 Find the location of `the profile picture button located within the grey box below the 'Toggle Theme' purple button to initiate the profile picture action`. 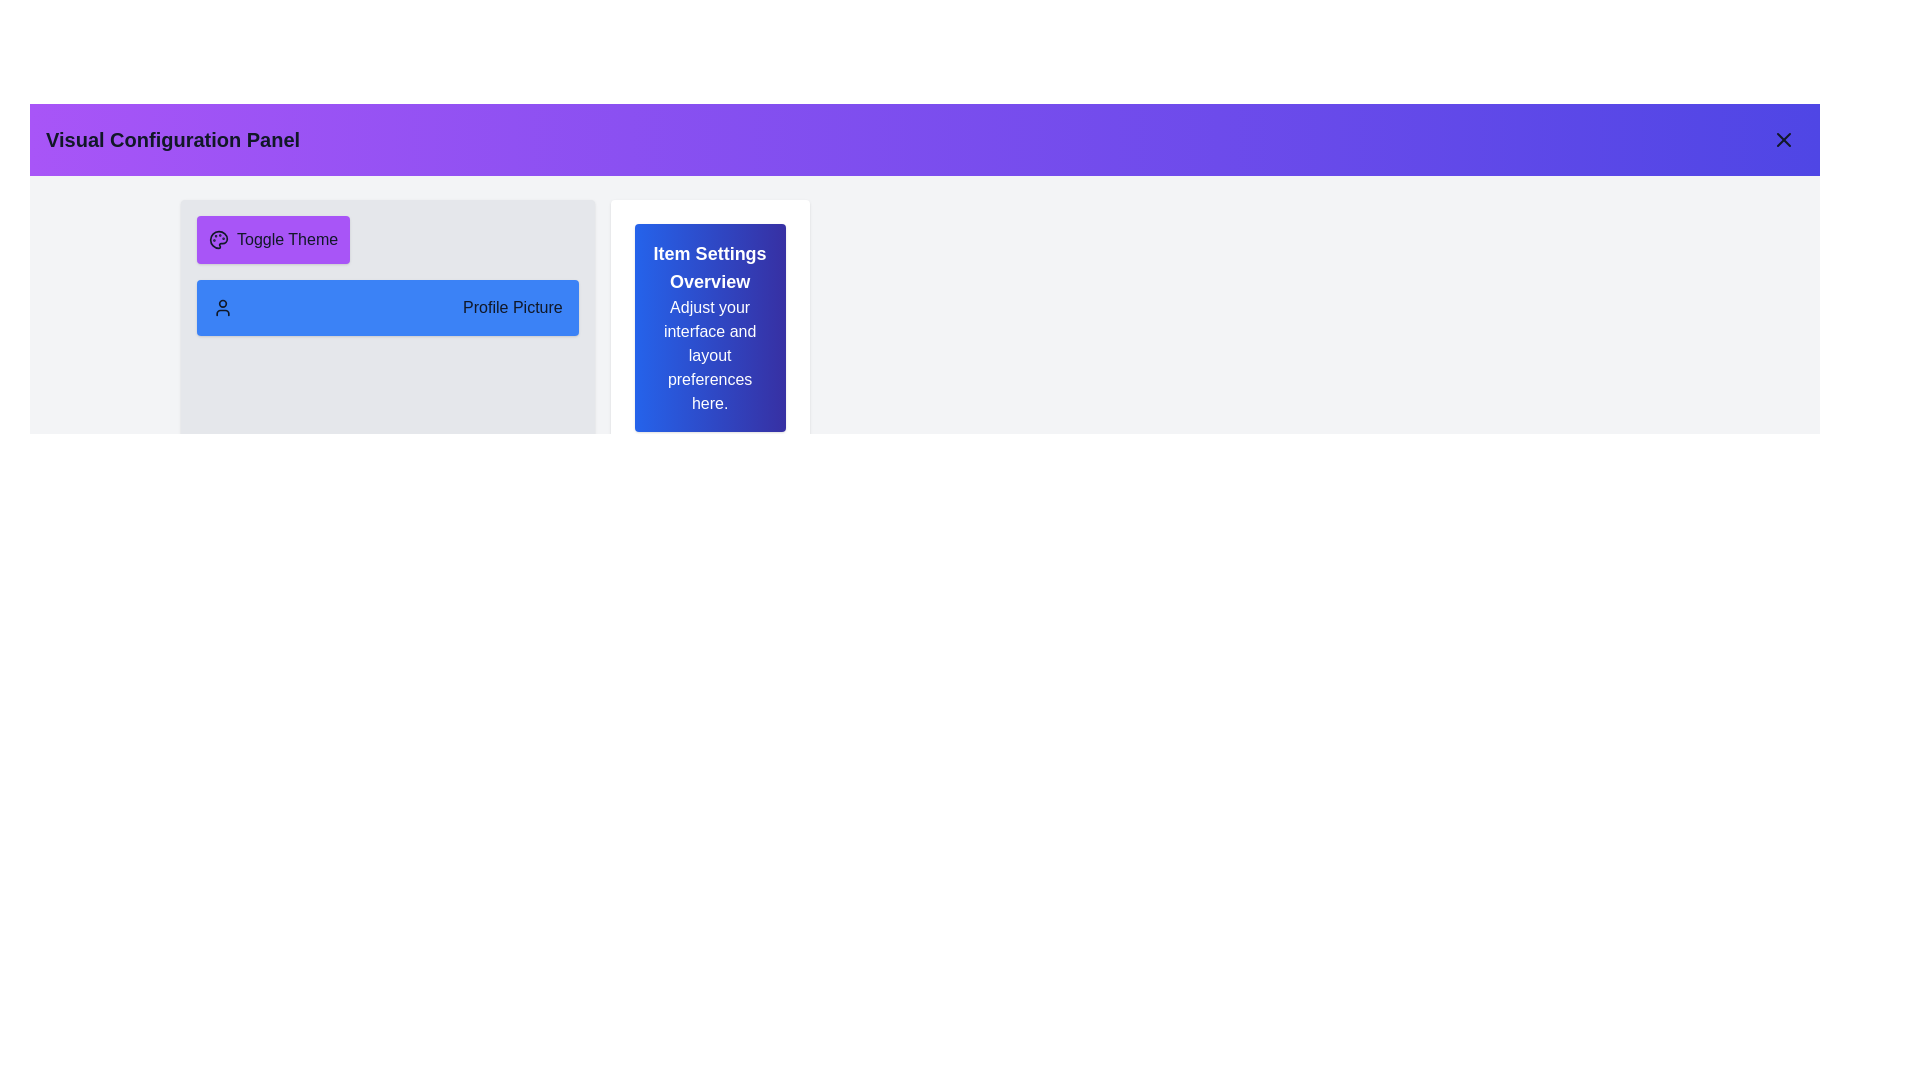

the profile picture button located within the grey box below the 'Toggle Theme' purple button to initiate the profile picture action is located at coordinates (387, 326).